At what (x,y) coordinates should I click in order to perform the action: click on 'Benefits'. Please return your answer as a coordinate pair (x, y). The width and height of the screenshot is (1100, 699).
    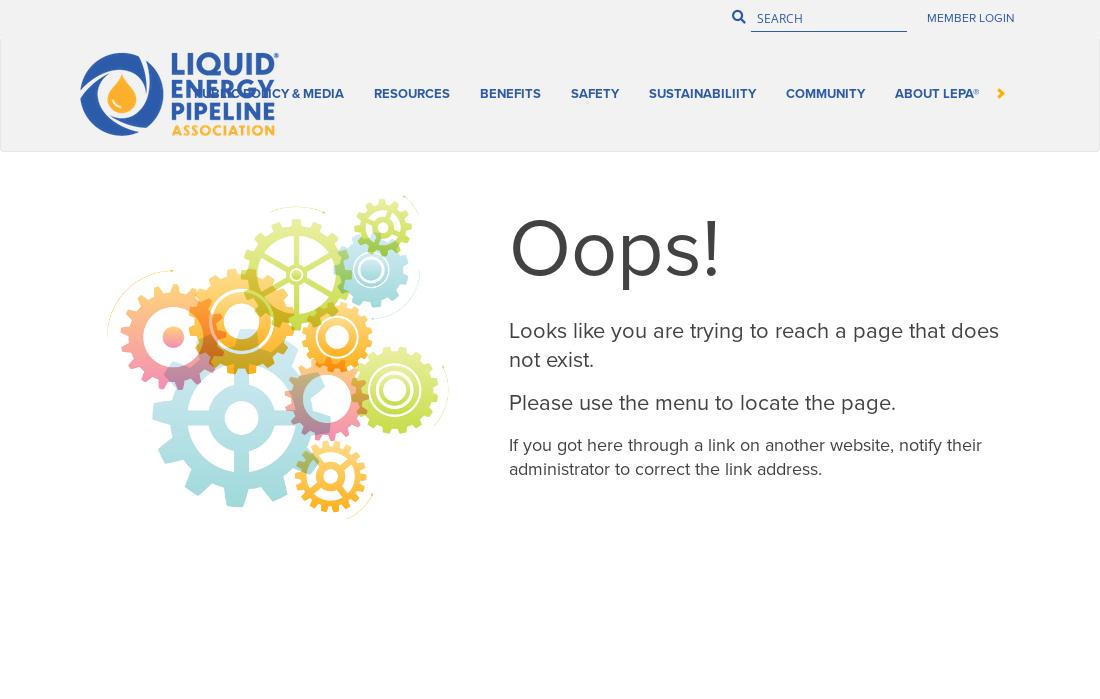
    Looking at the image, I should click on (759, 87).